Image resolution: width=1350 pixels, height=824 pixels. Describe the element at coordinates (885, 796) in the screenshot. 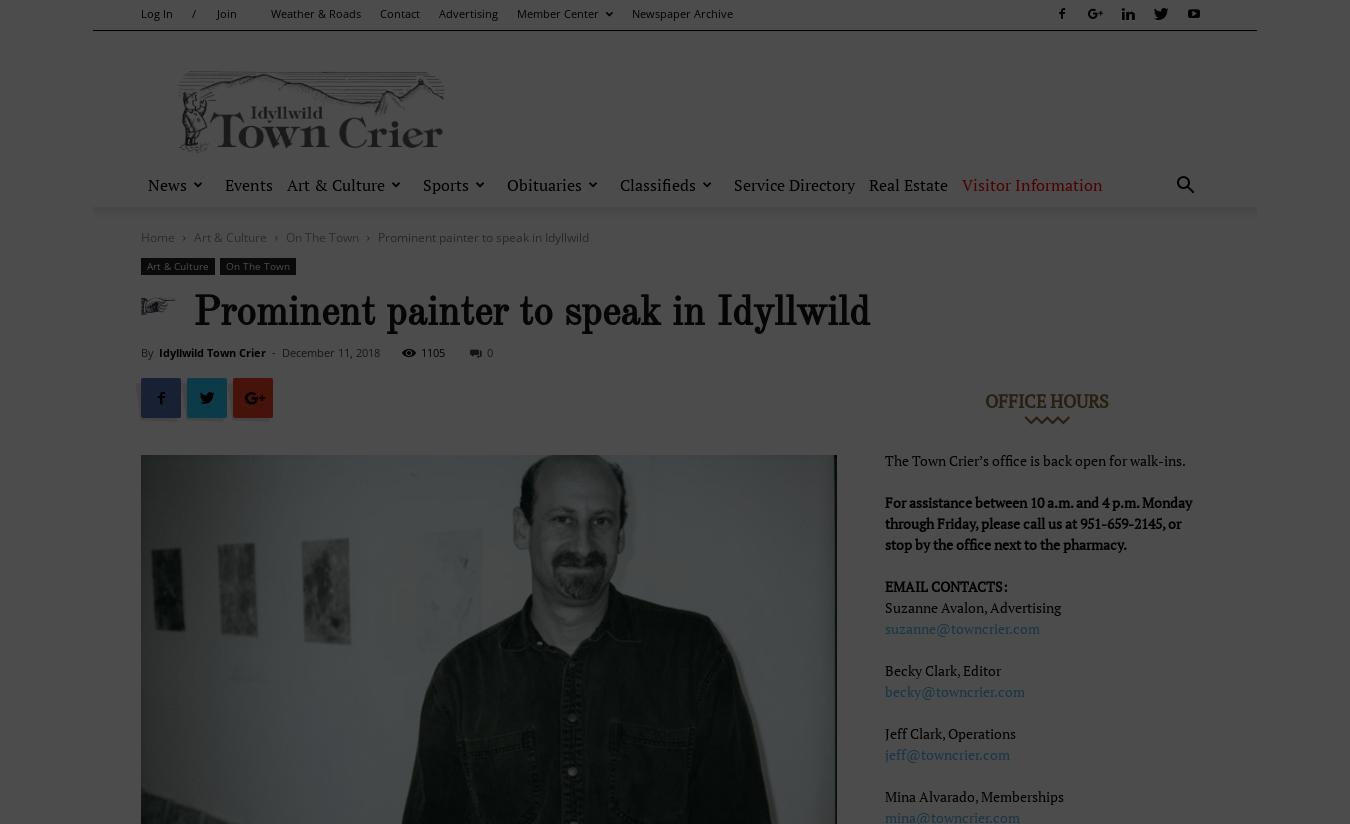

I see `'Mina Alvarado, Memberships'` at that location.